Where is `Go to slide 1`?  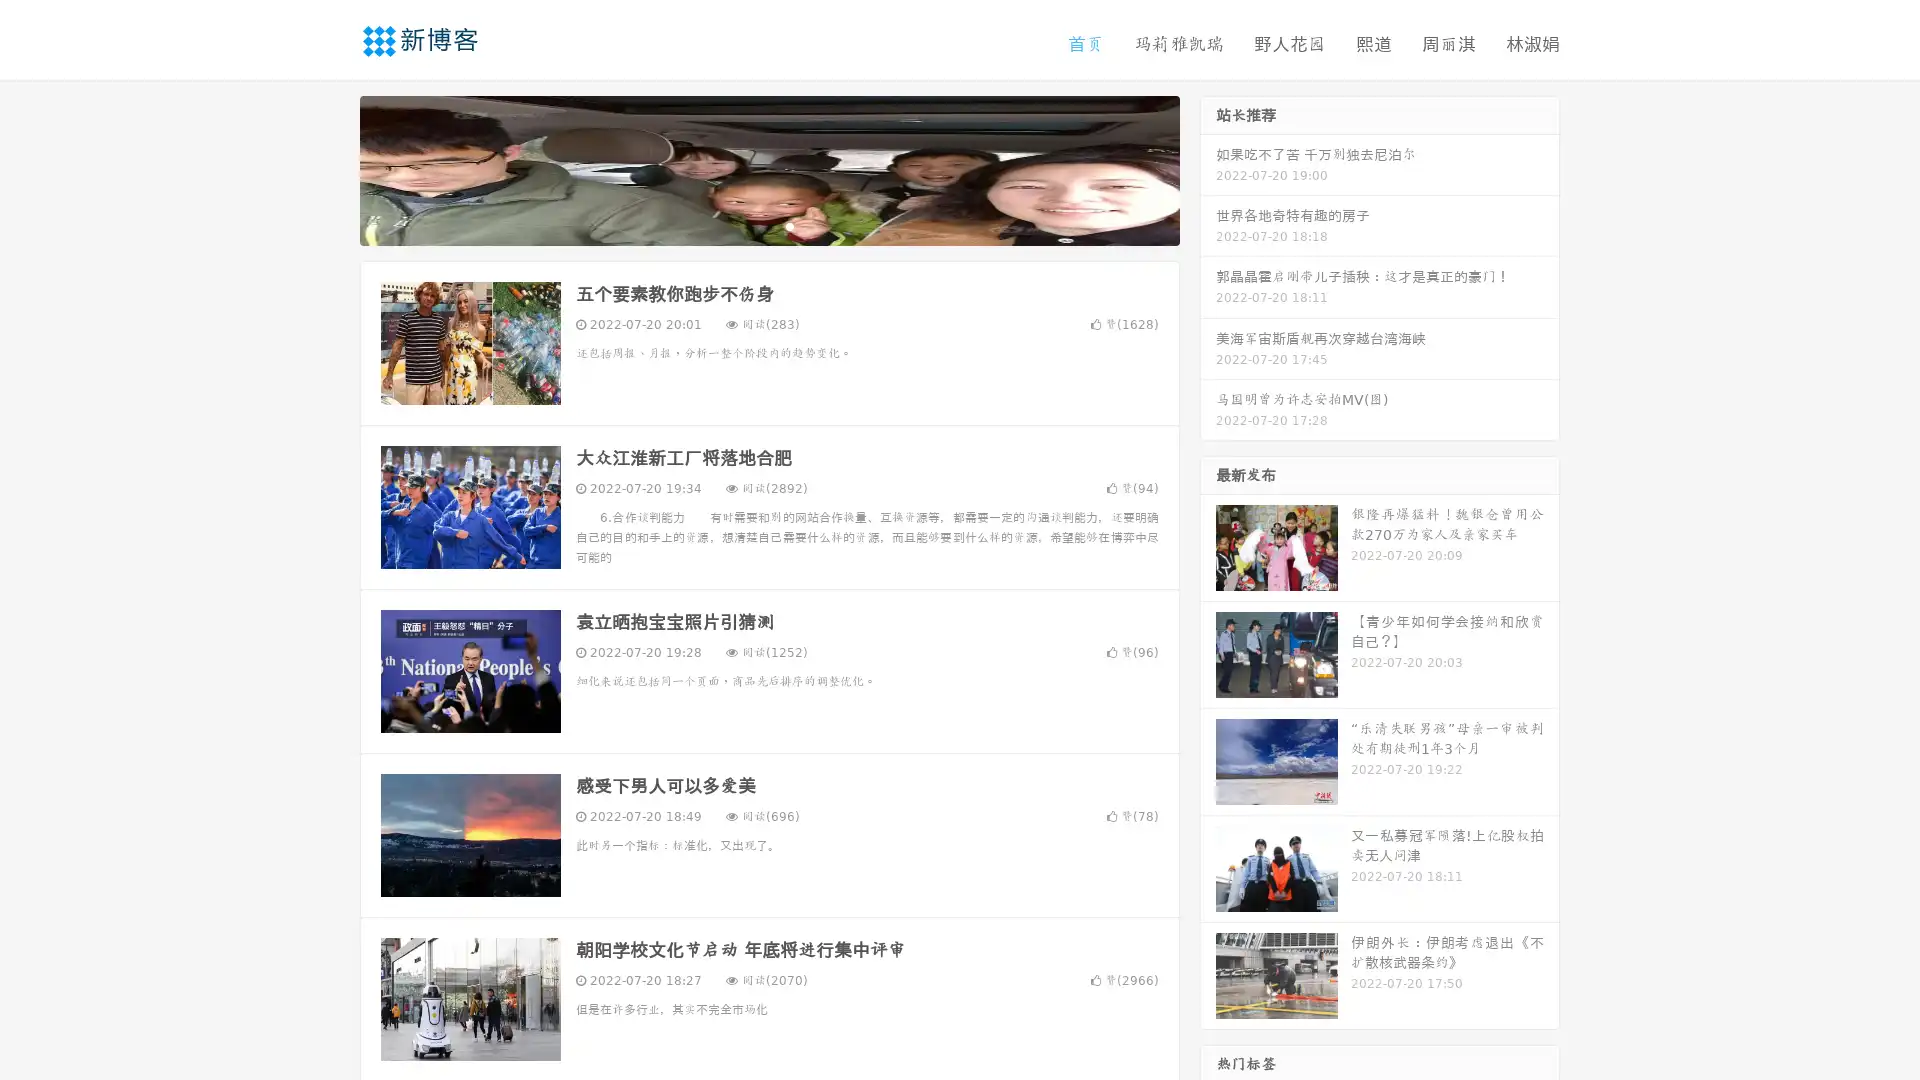
Go to slide 1 is located at coordinates (748, 225).